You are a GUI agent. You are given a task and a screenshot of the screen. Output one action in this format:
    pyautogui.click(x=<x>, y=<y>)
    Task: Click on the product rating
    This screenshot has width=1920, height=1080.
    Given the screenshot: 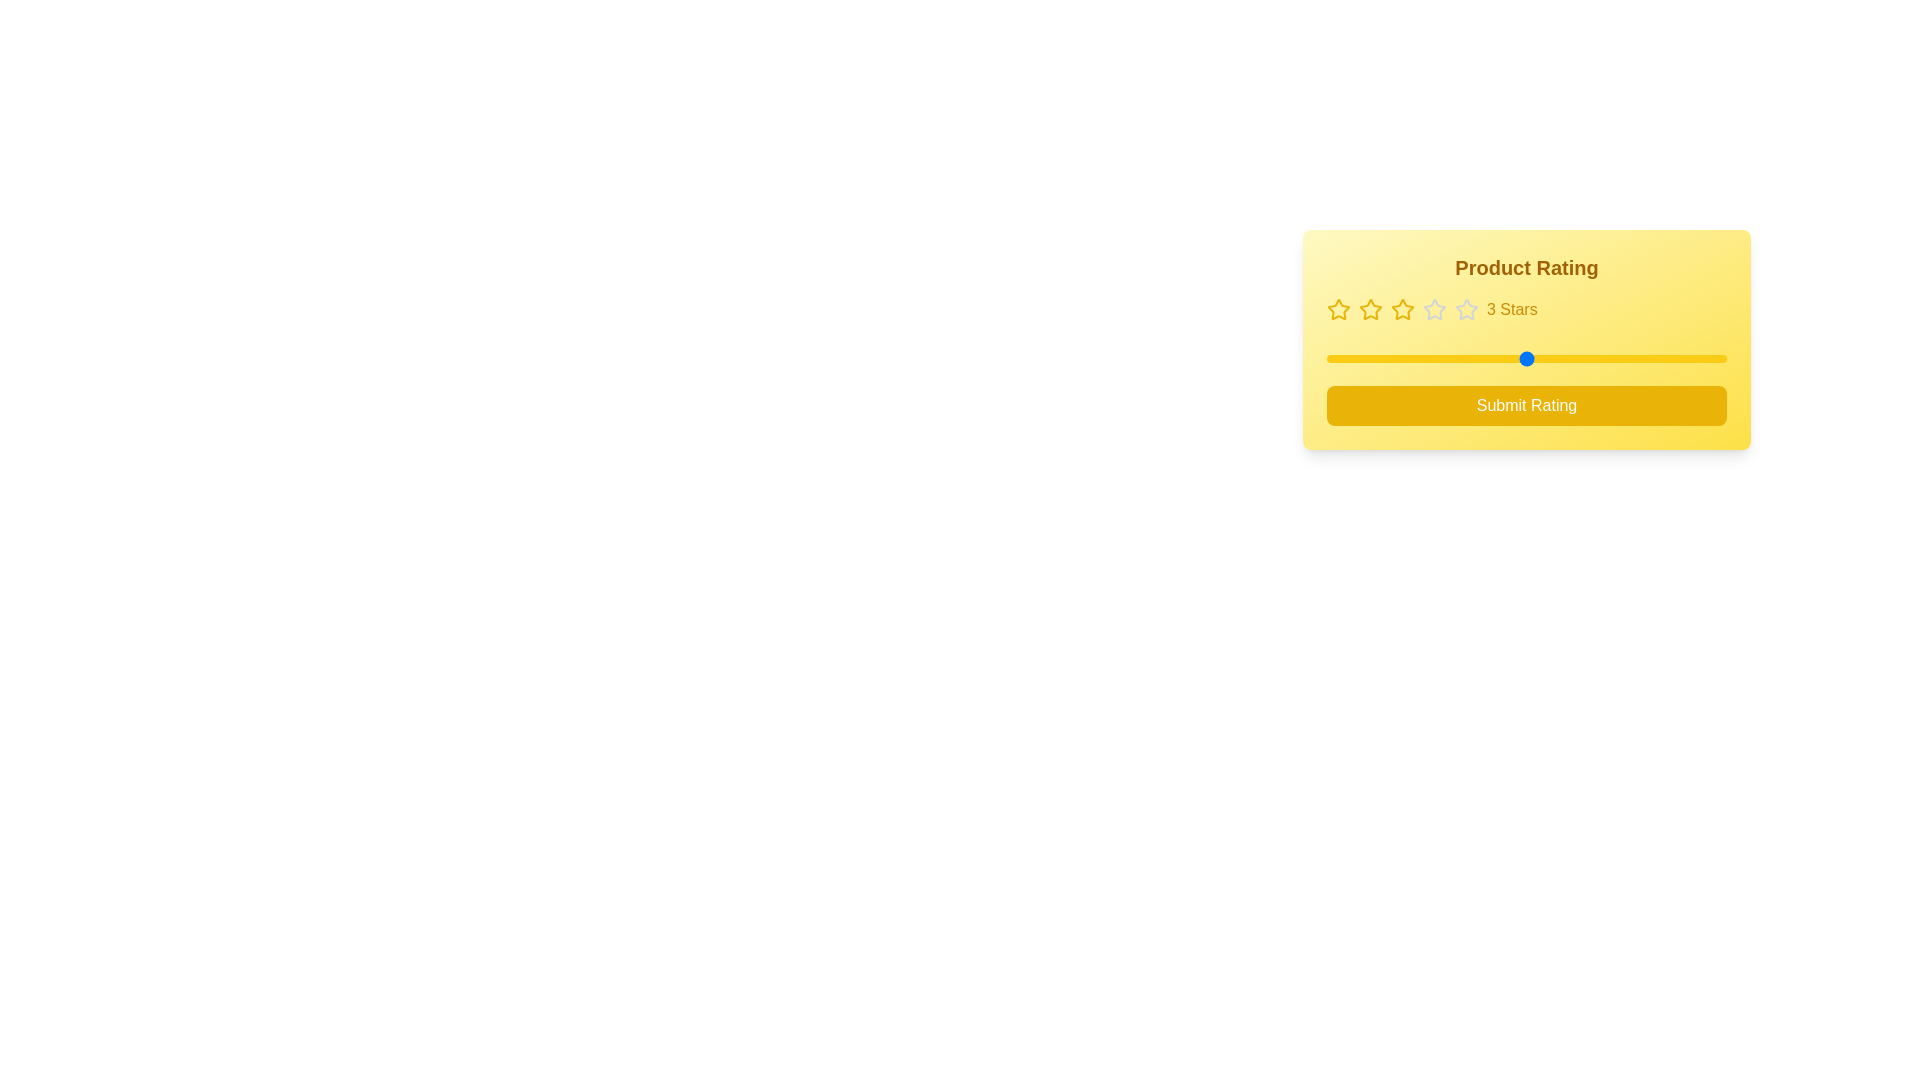 What is the action you would take?
    pyautogui.click(x=1525, y=357)
    